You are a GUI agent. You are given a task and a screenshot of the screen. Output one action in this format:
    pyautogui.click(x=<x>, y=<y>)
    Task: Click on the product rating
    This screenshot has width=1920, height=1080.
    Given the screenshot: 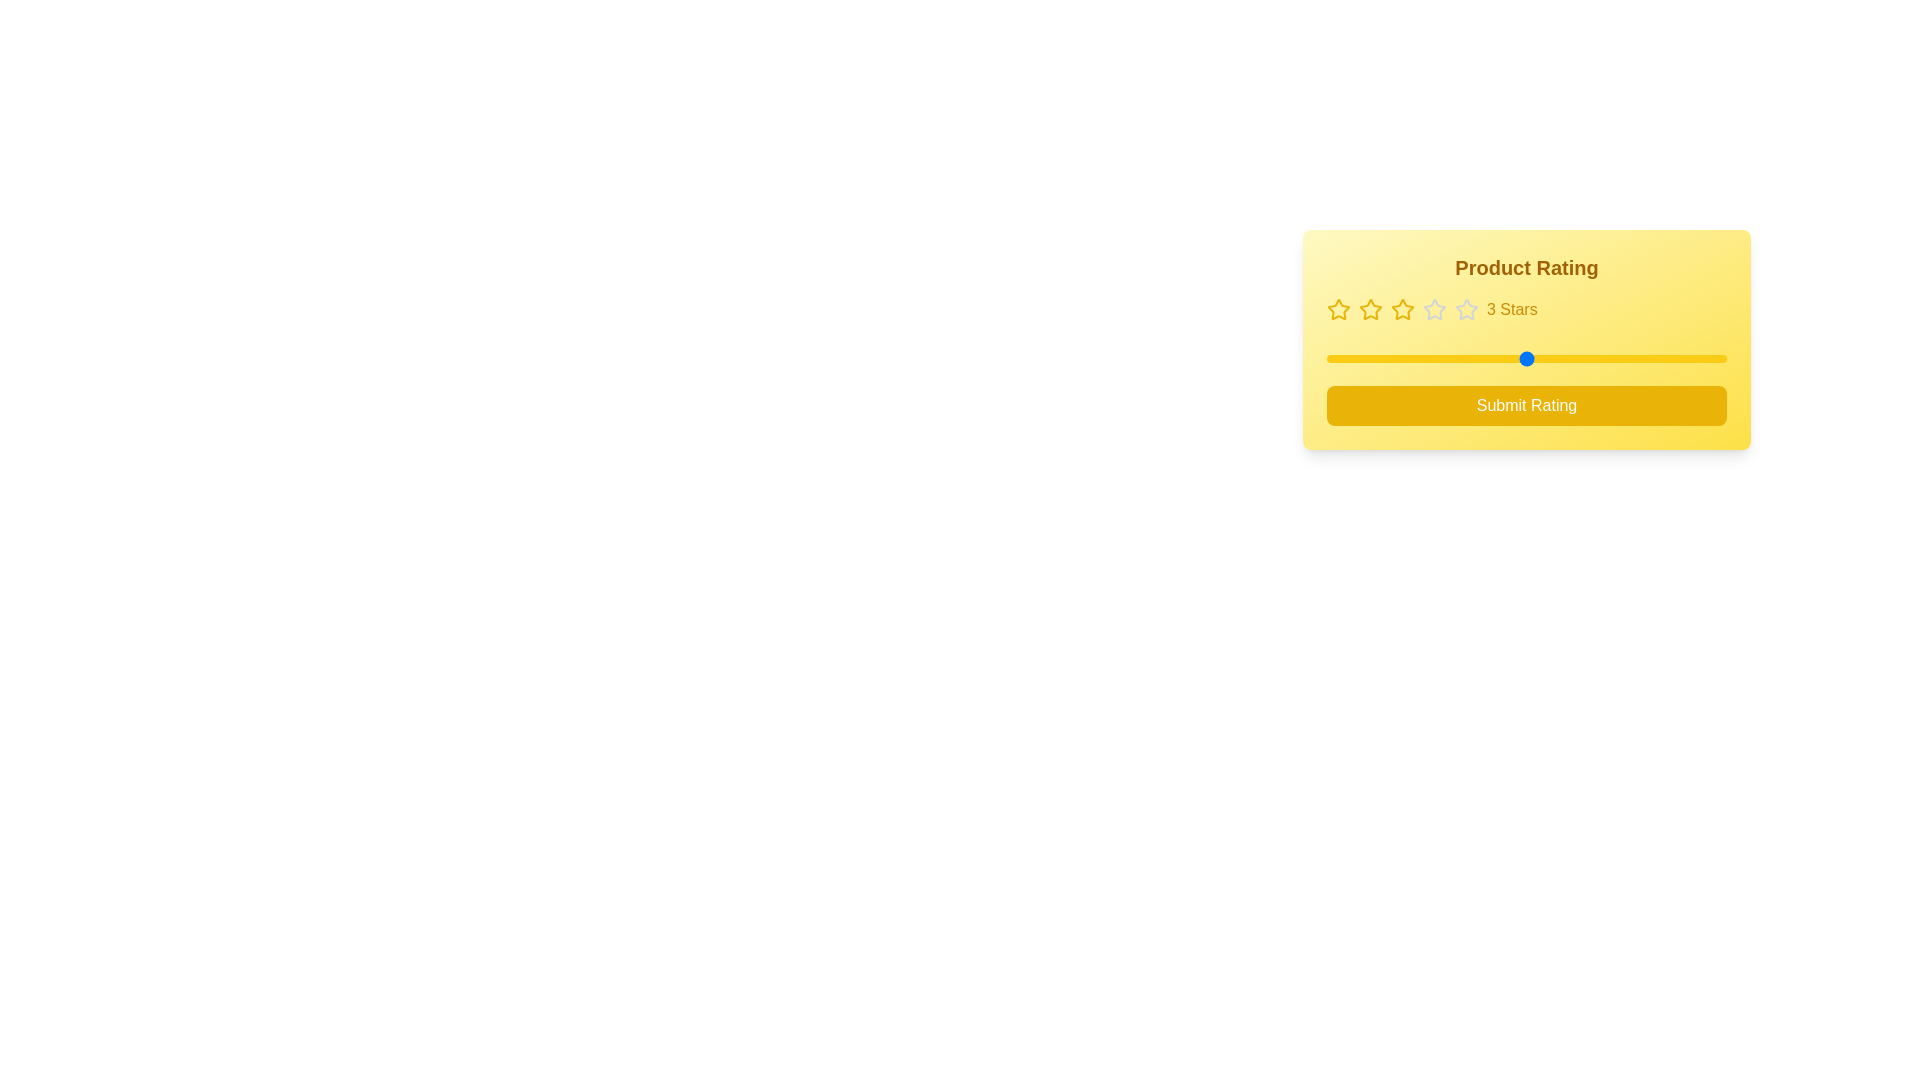 What is the action you would take?
    pyautogui.click(x=1525, y=357)
    